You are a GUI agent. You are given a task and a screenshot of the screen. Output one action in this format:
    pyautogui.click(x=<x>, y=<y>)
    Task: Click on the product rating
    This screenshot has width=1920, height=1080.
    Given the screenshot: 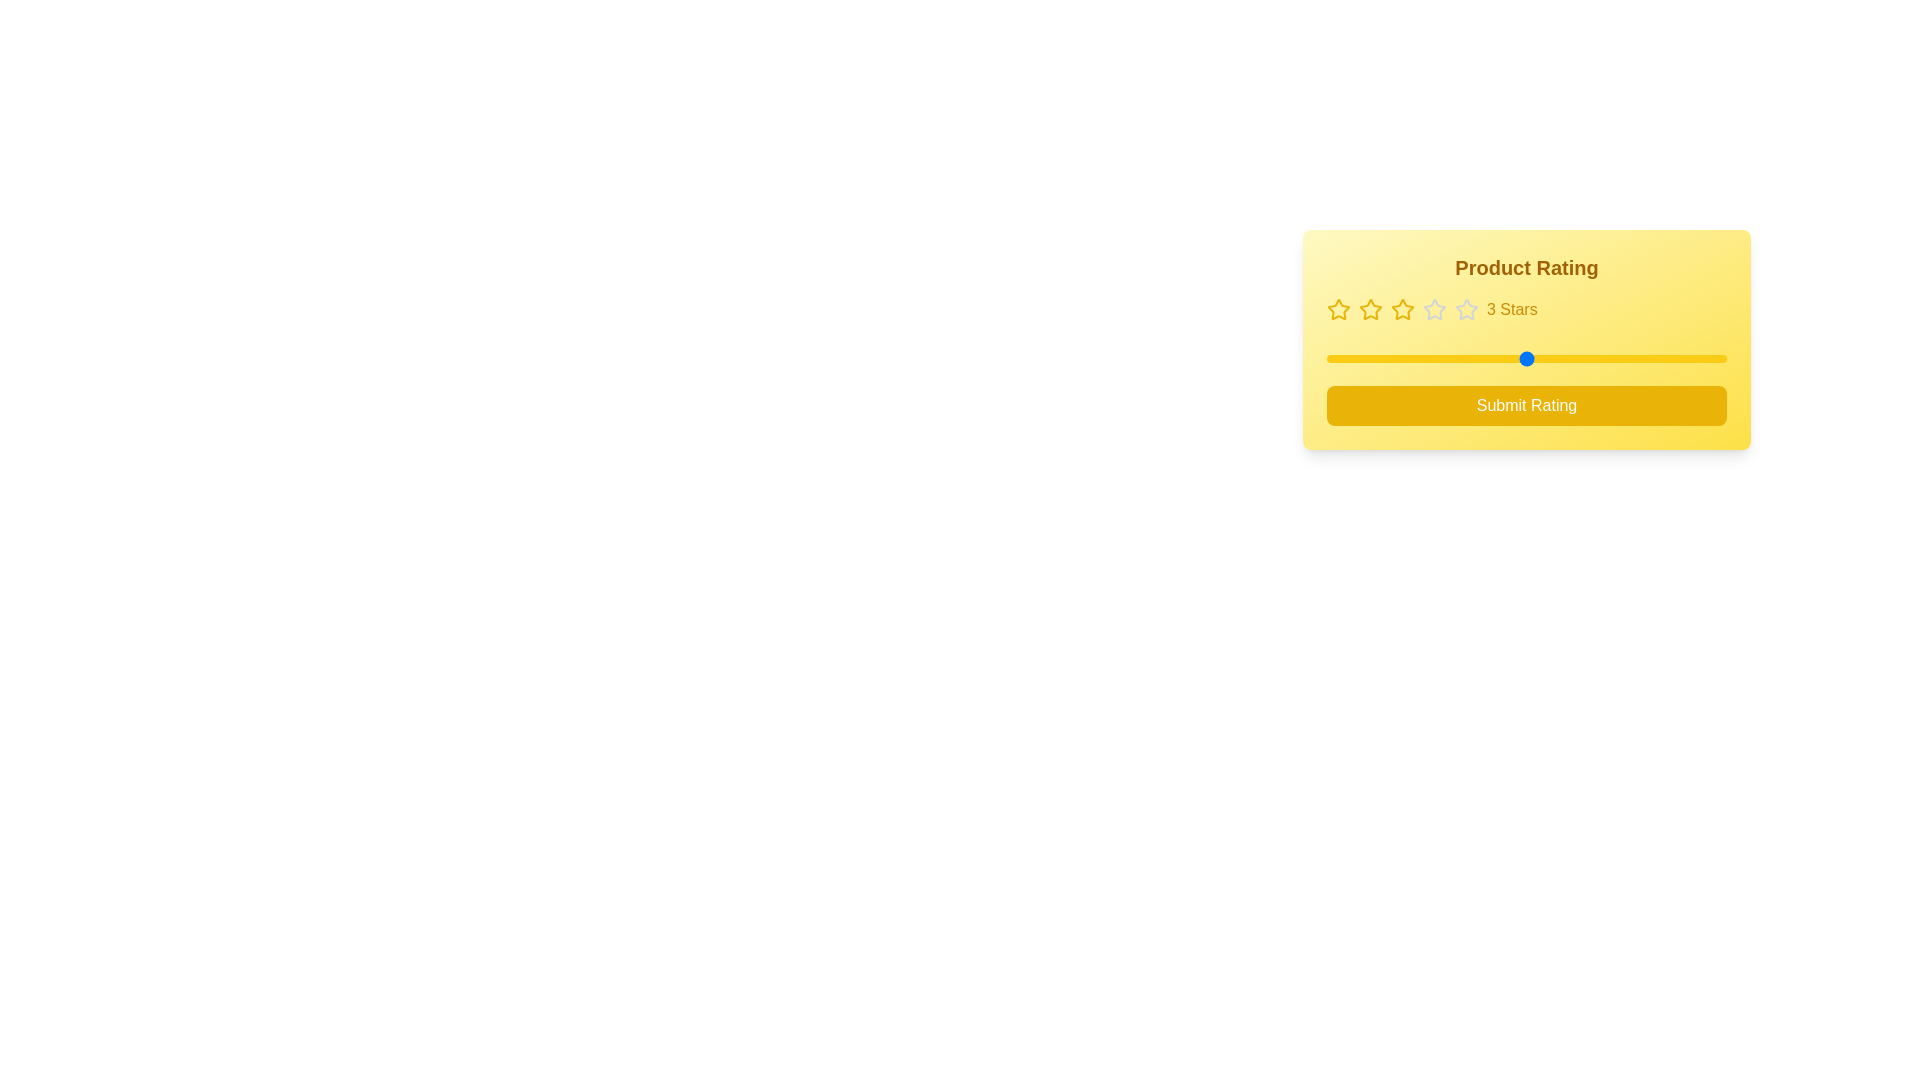 What is the action you would take?
    pyautogui.click(x=1525, y=357)
    